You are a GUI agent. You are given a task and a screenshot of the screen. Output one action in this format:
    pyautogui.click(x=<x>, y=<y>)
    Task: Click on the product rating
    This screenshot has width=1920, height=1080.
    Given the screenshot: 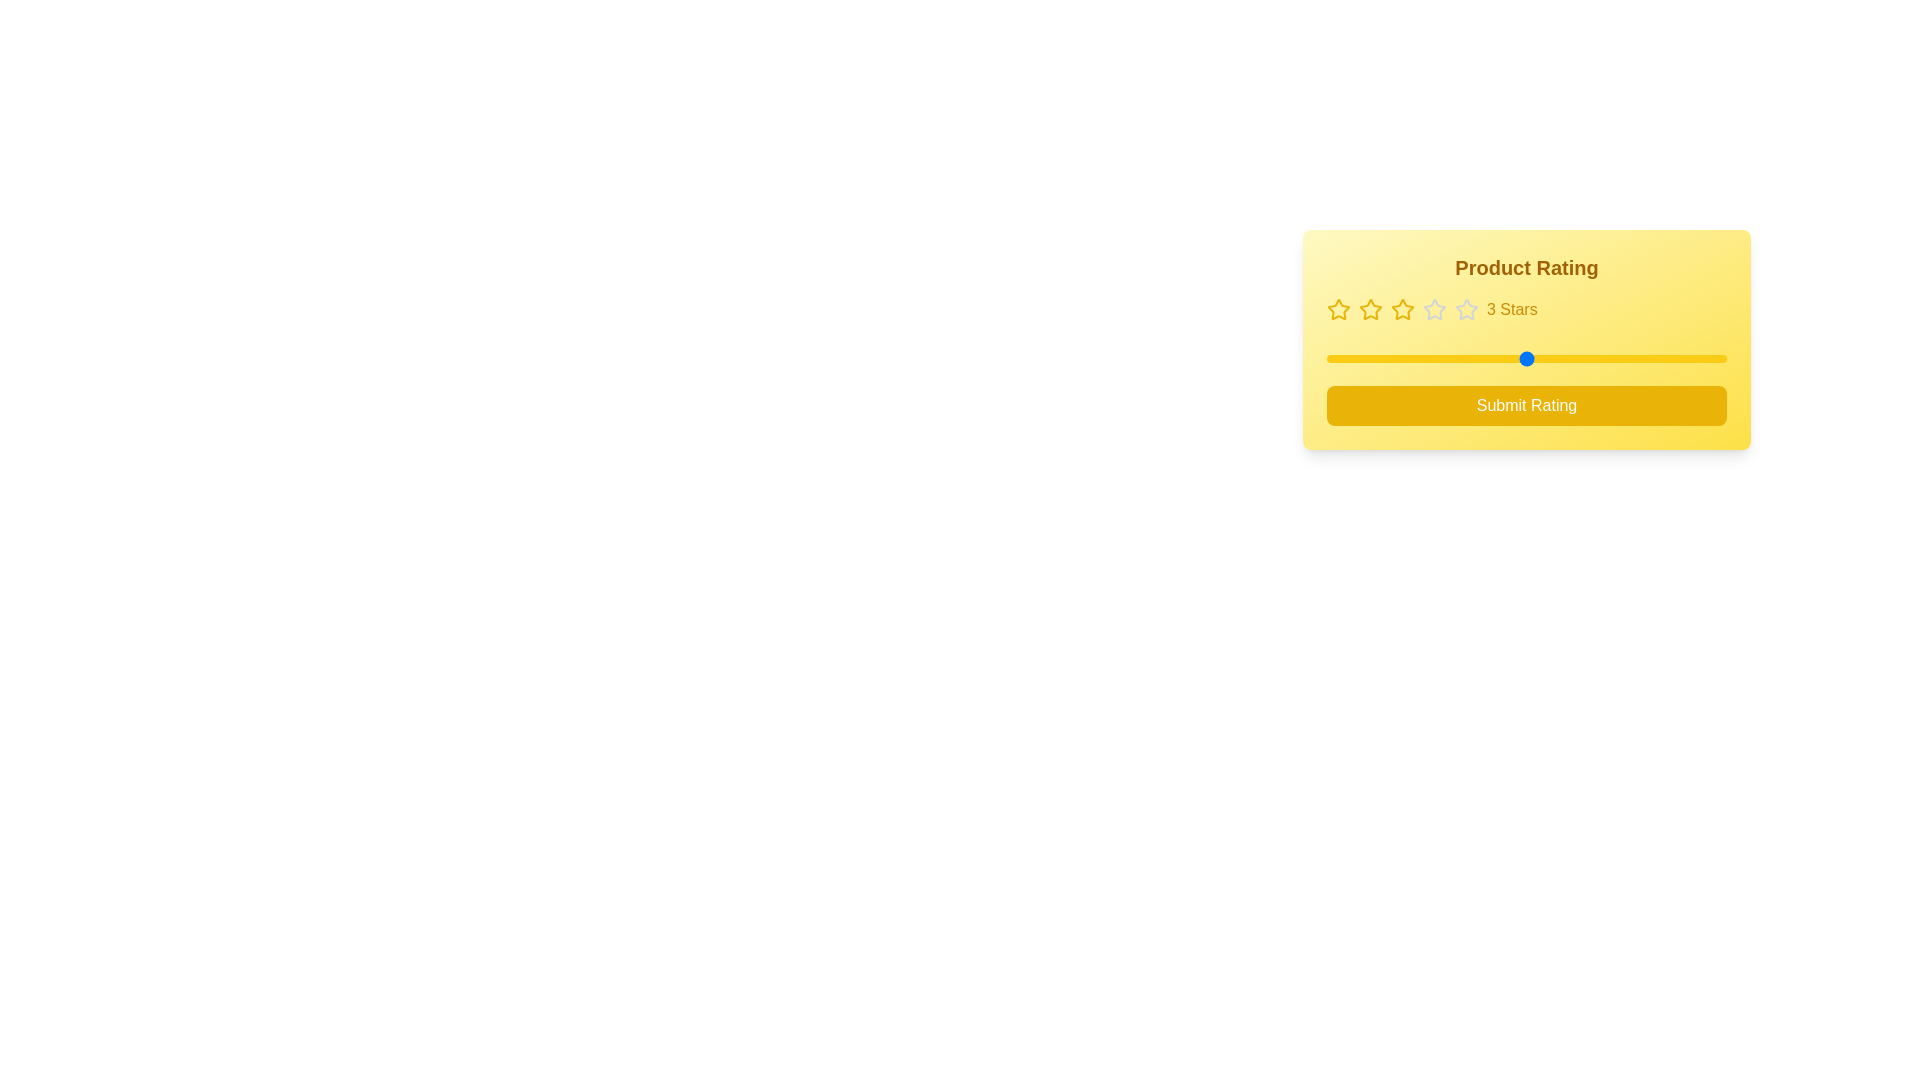 What is the action you would take?
    pyautogui.click(x=1525, y=357)
    